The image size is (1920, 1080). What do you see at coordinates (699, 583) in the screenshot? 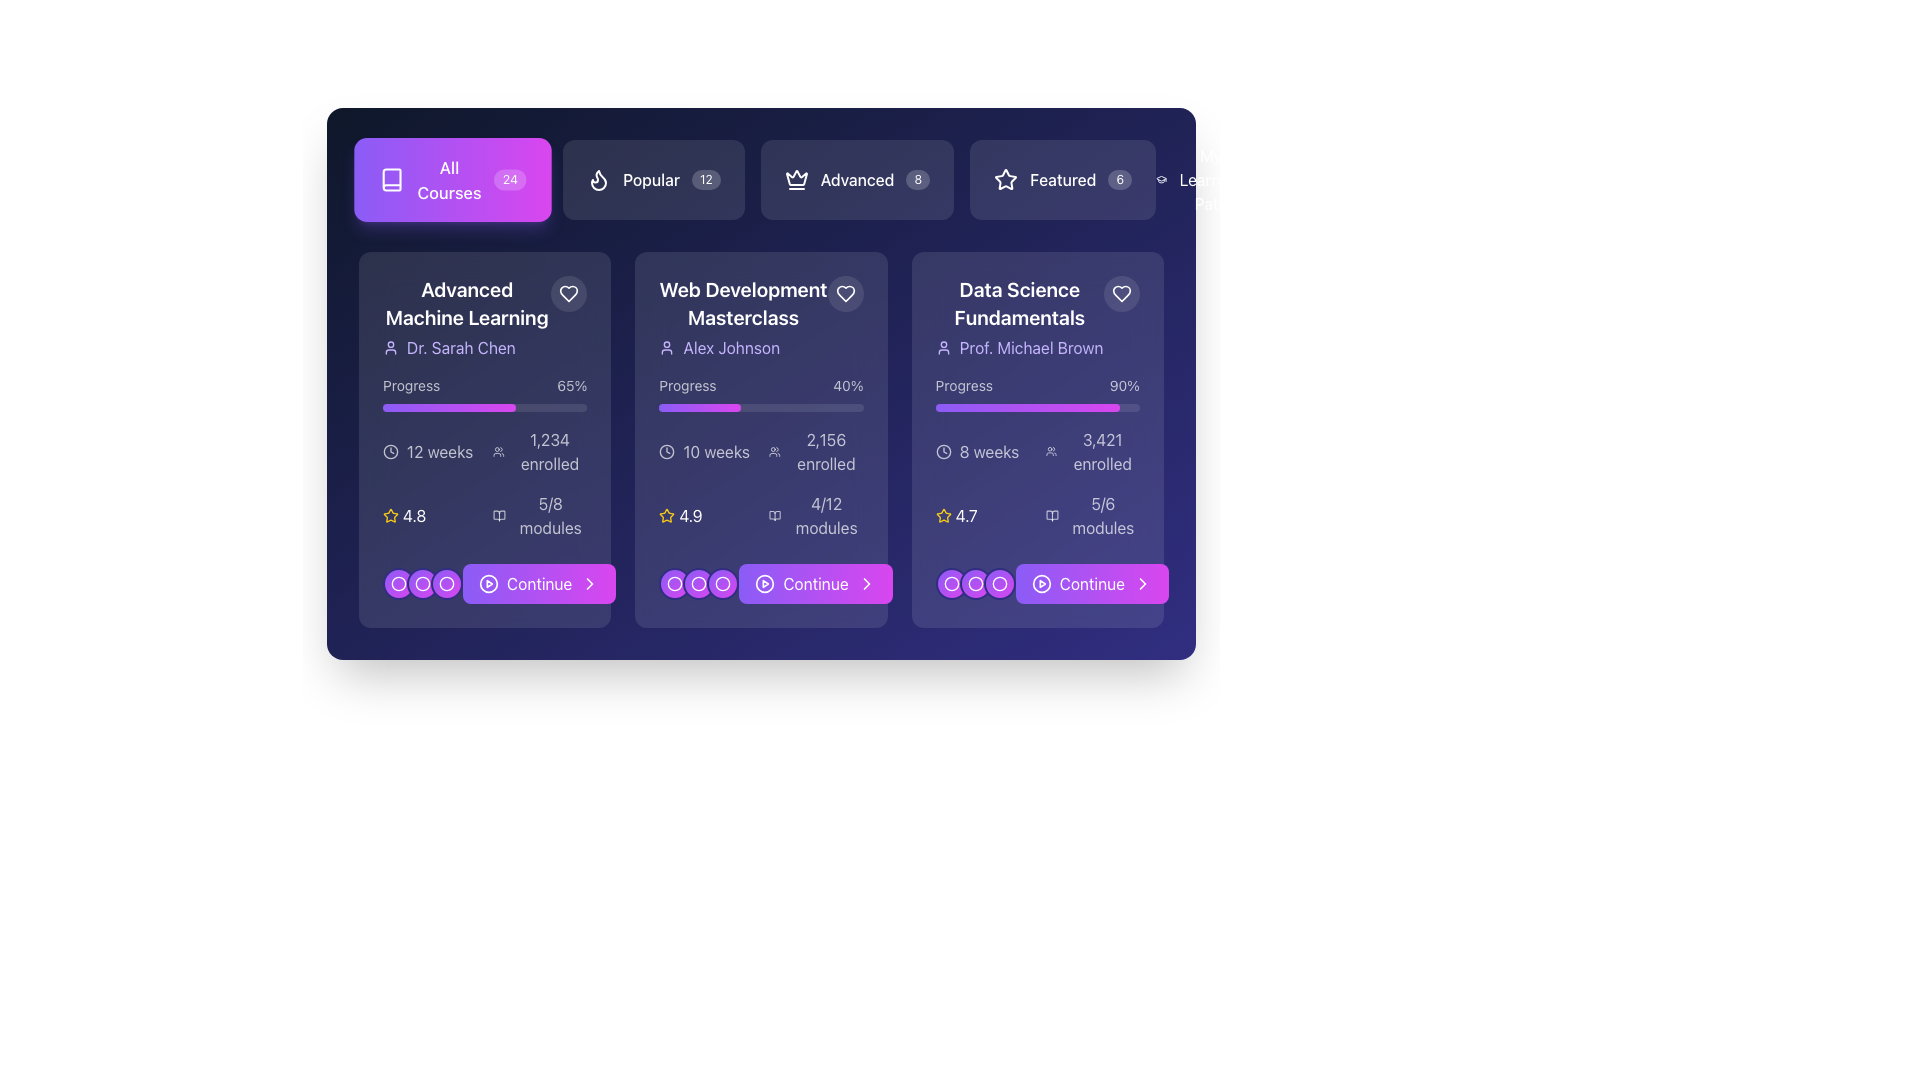
I see `the second button in the group below the 'Web Development Masterclass' course card` at bounding box center [699, 583].